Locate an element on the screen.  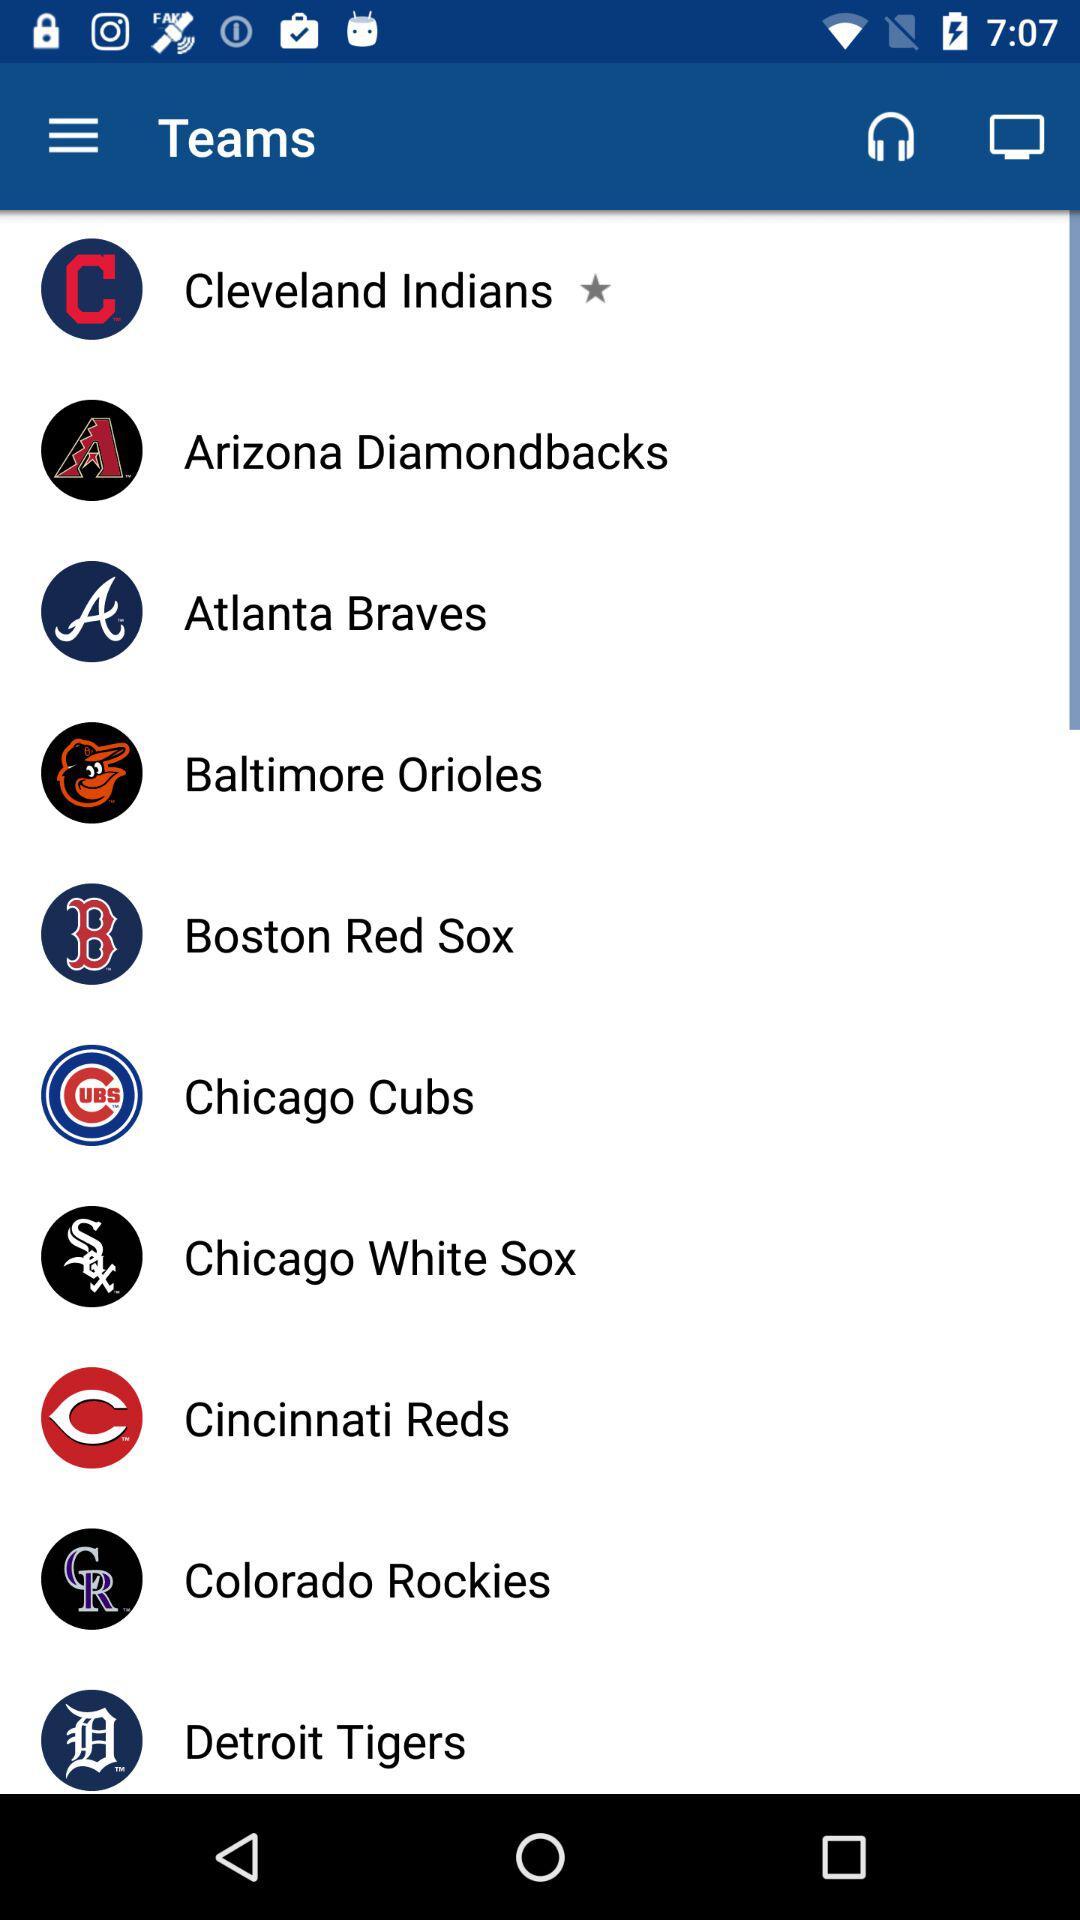
the arizona diamondbacks item is located at coordinates (425, 449).